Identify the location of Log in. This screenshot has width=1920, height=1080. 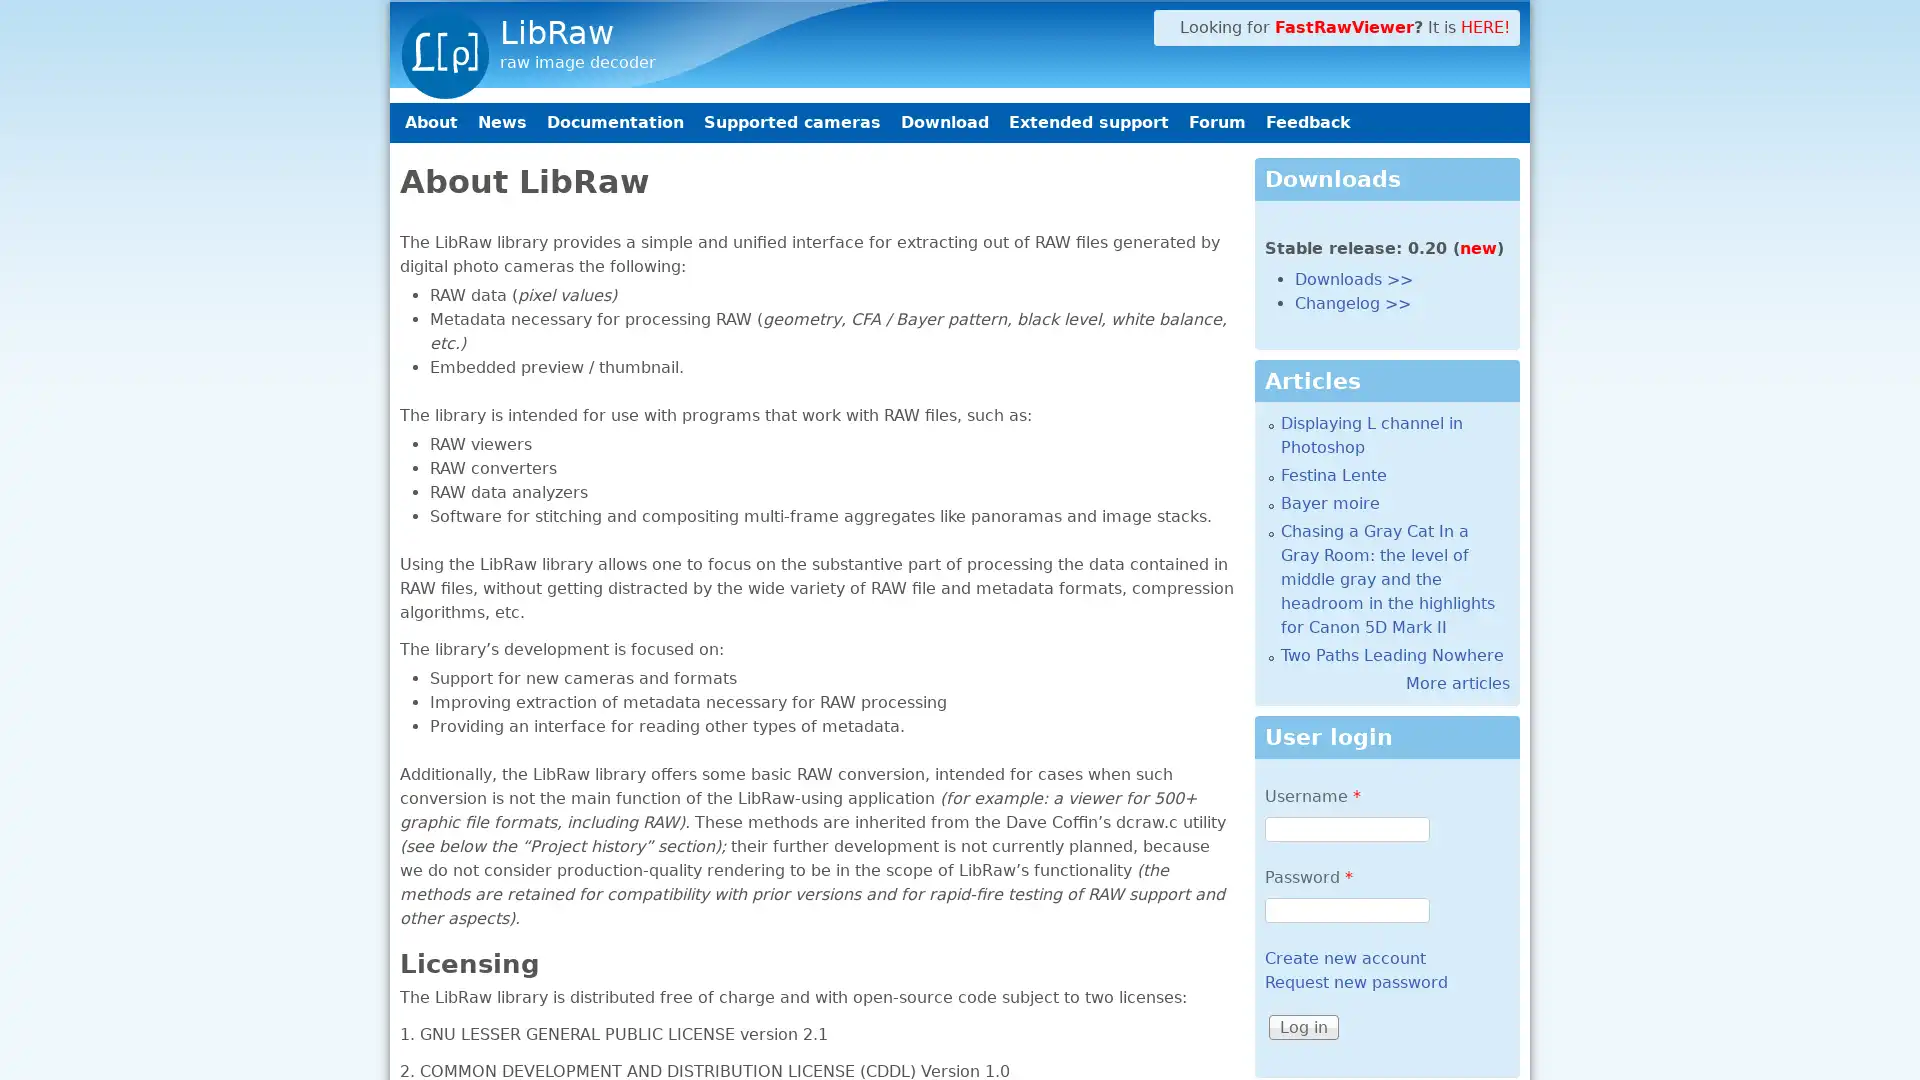
(1304, 1026).